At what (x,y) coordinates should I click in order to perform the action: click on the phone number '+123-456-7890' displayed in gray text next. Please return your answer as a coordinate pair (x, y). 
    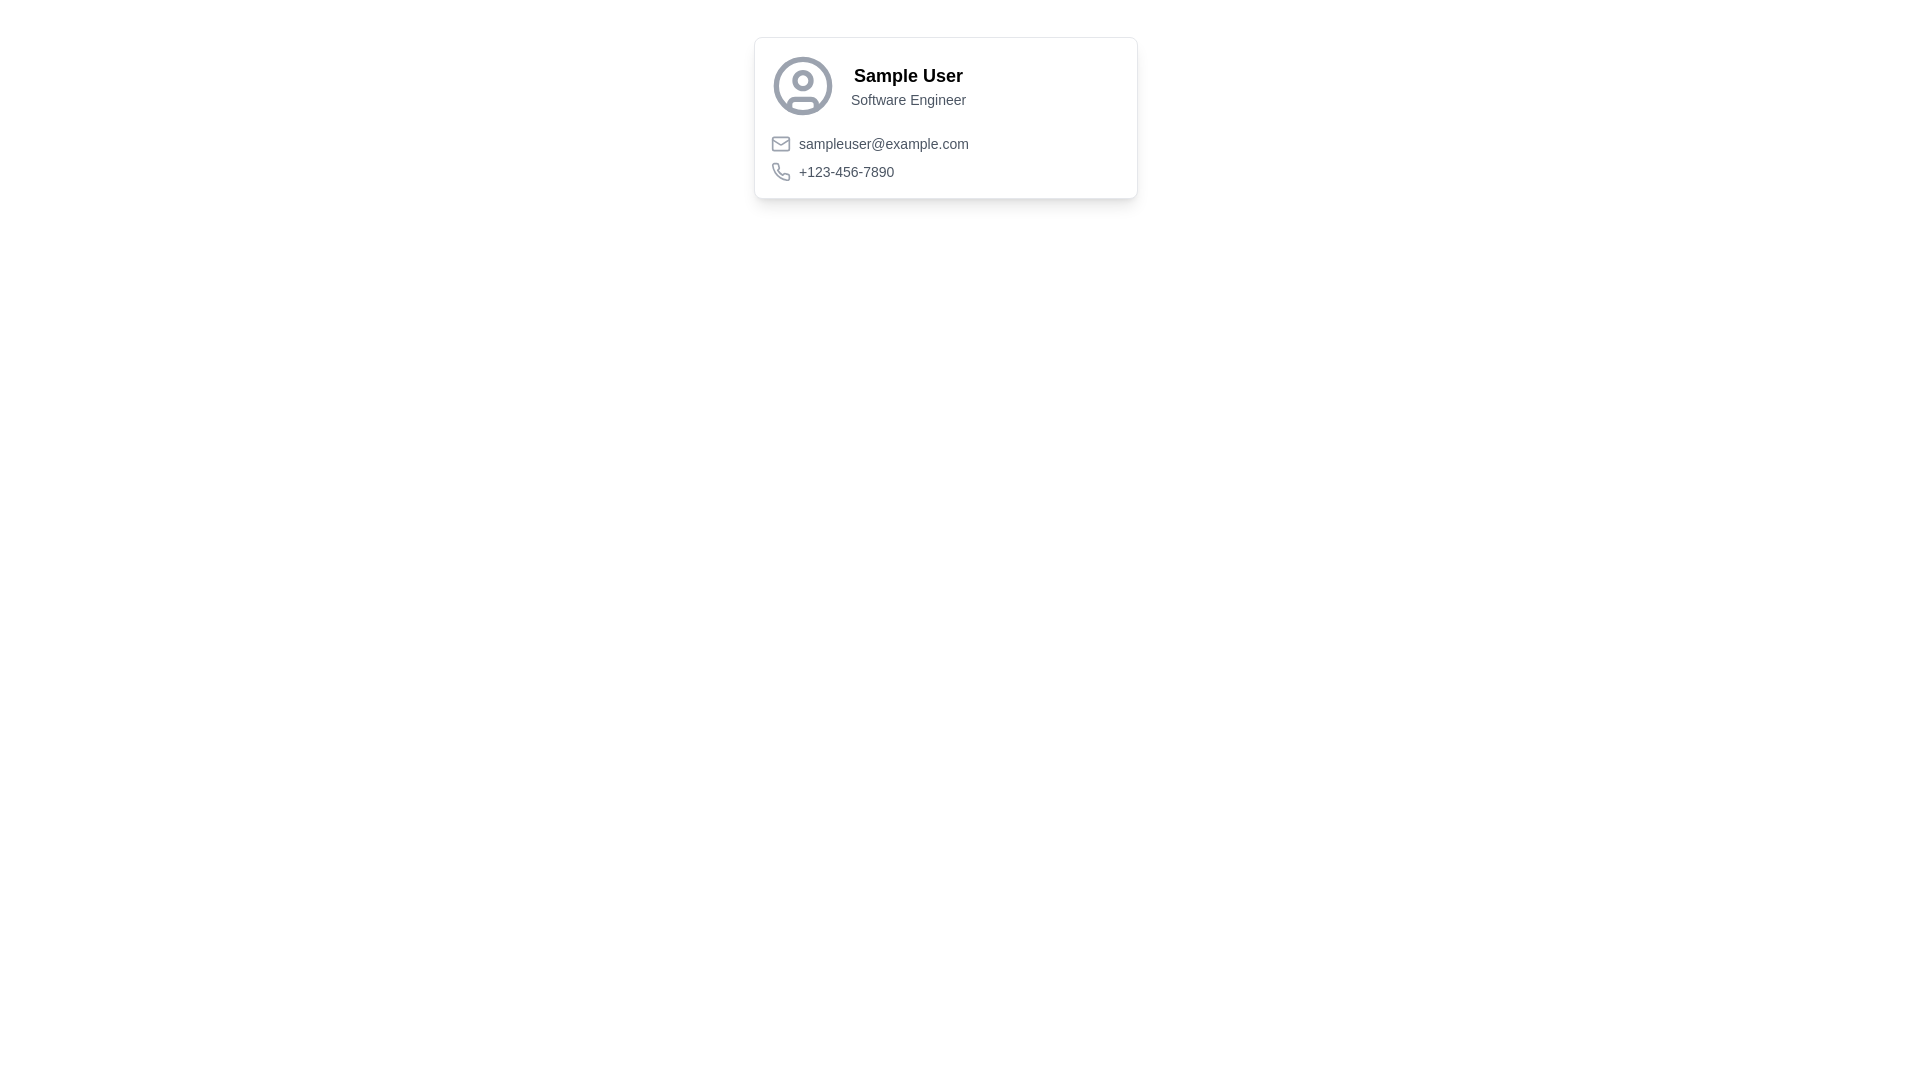
    Looking at the image, I should click on (944, 171).